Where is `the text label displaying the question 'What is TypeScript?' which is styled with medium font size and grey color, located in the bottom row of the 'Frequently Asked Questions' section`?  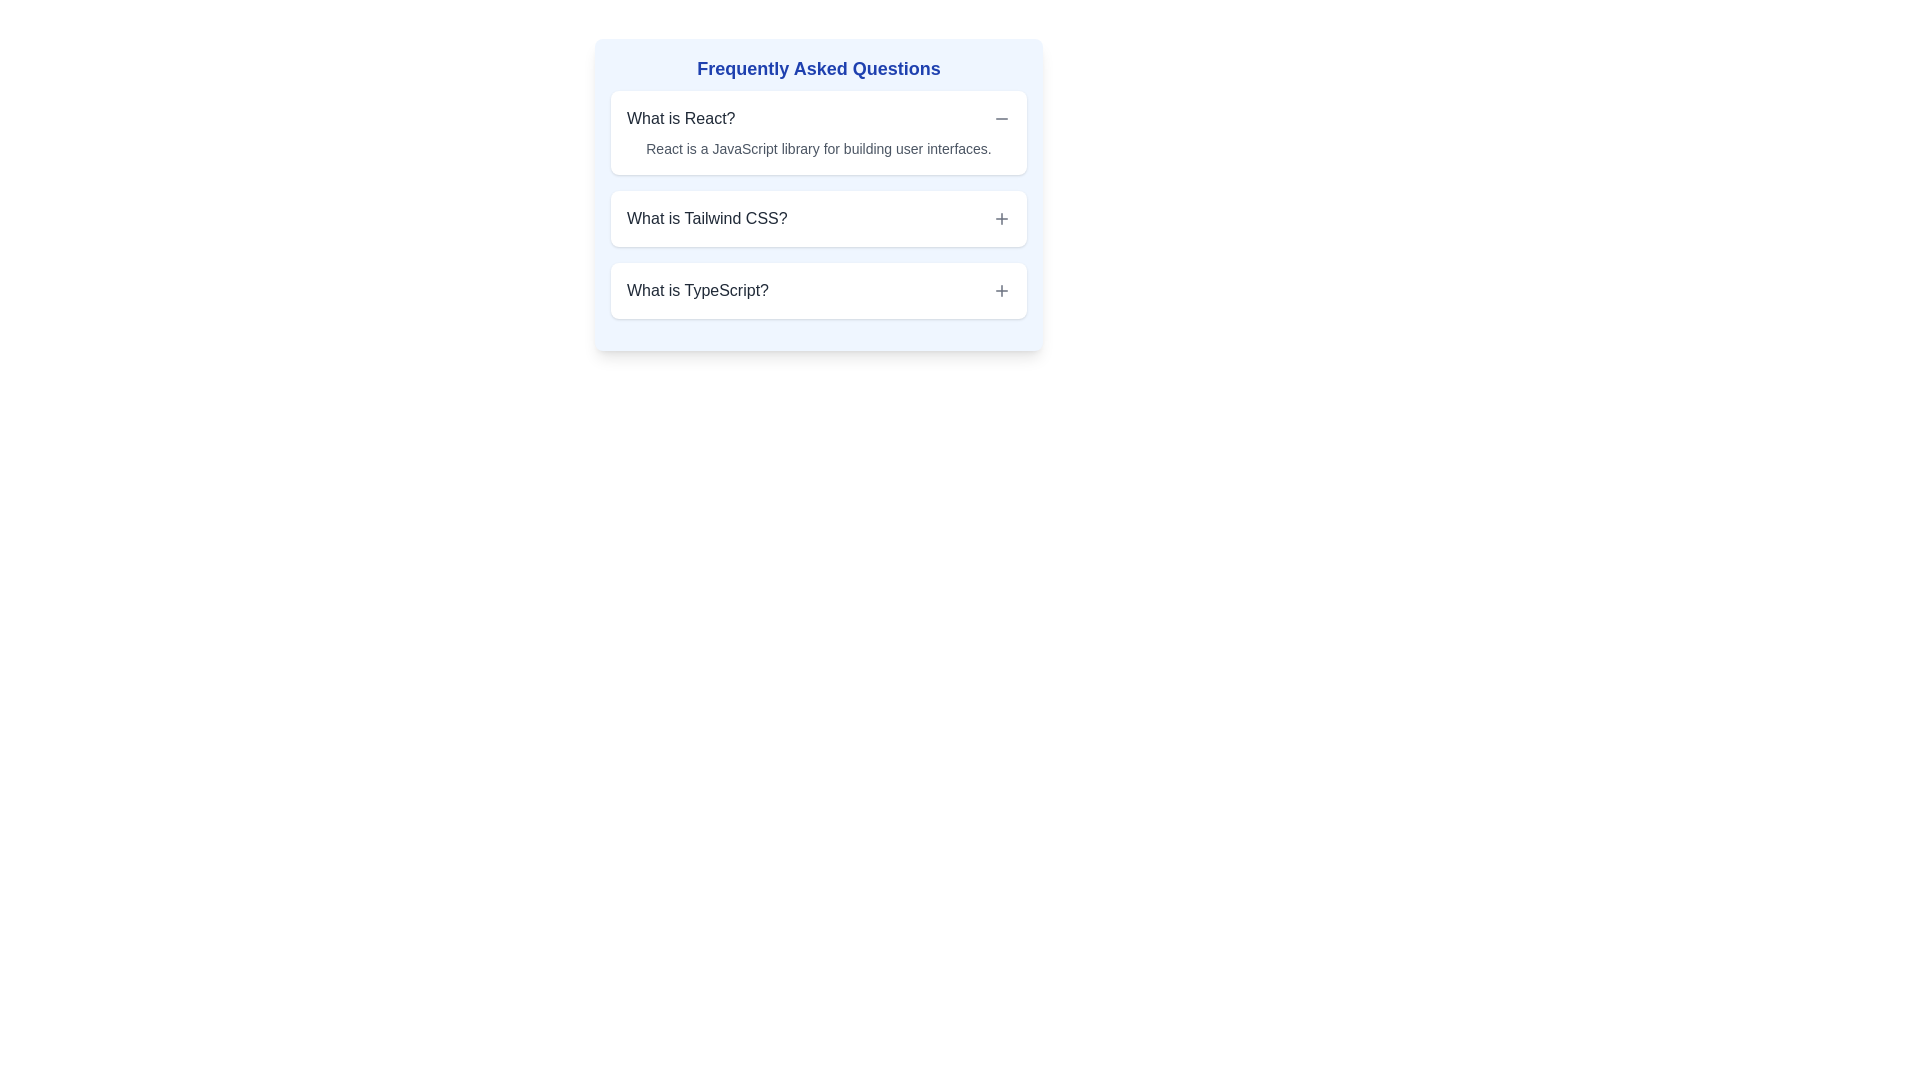 the text label displaying the question 'What is TypeScript?' which is styled with medium font size and grey color, located in the bottom row of the 'Frequently Asked Questions' section is located at coordinates (697, 290).